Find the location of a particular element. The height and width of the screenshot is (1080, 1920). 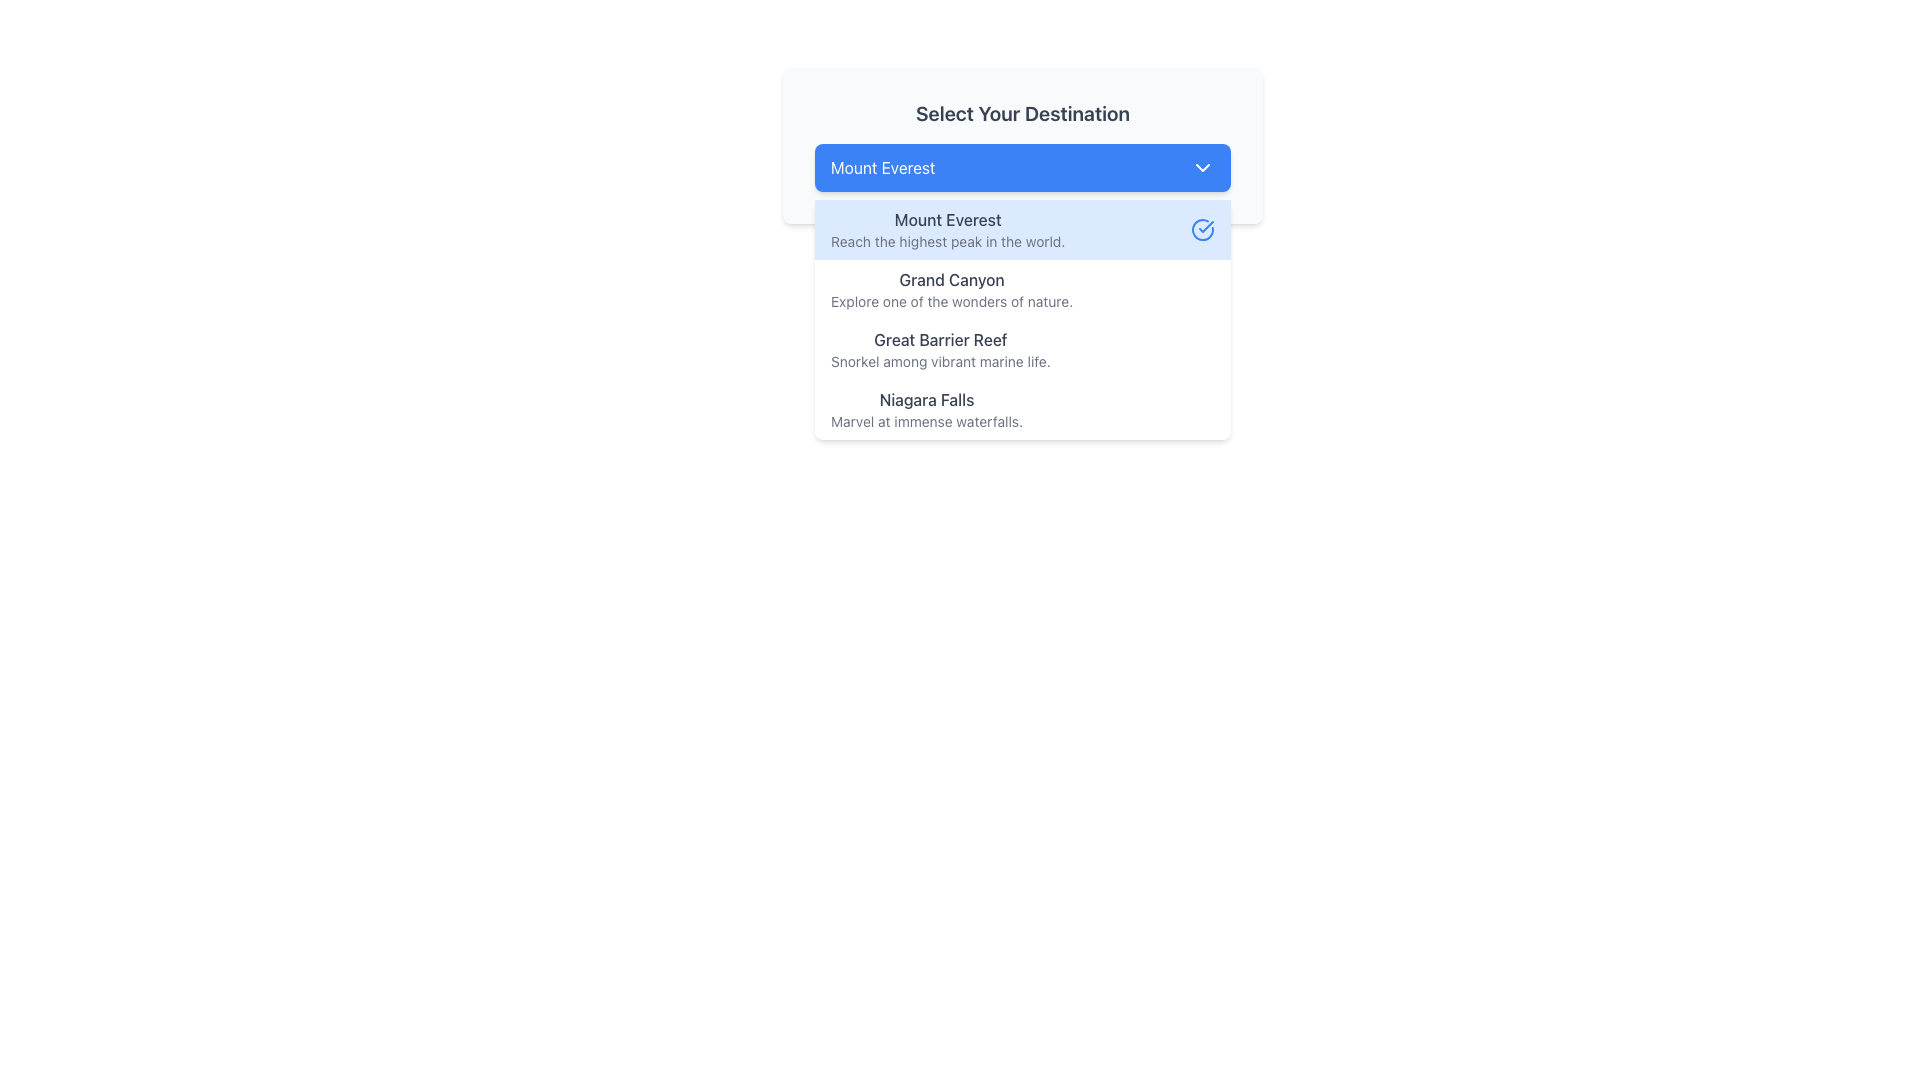

to select the fourth entry in the dropdown menu representing 'Niagara Falls' is located at coordinates (1022, 408).